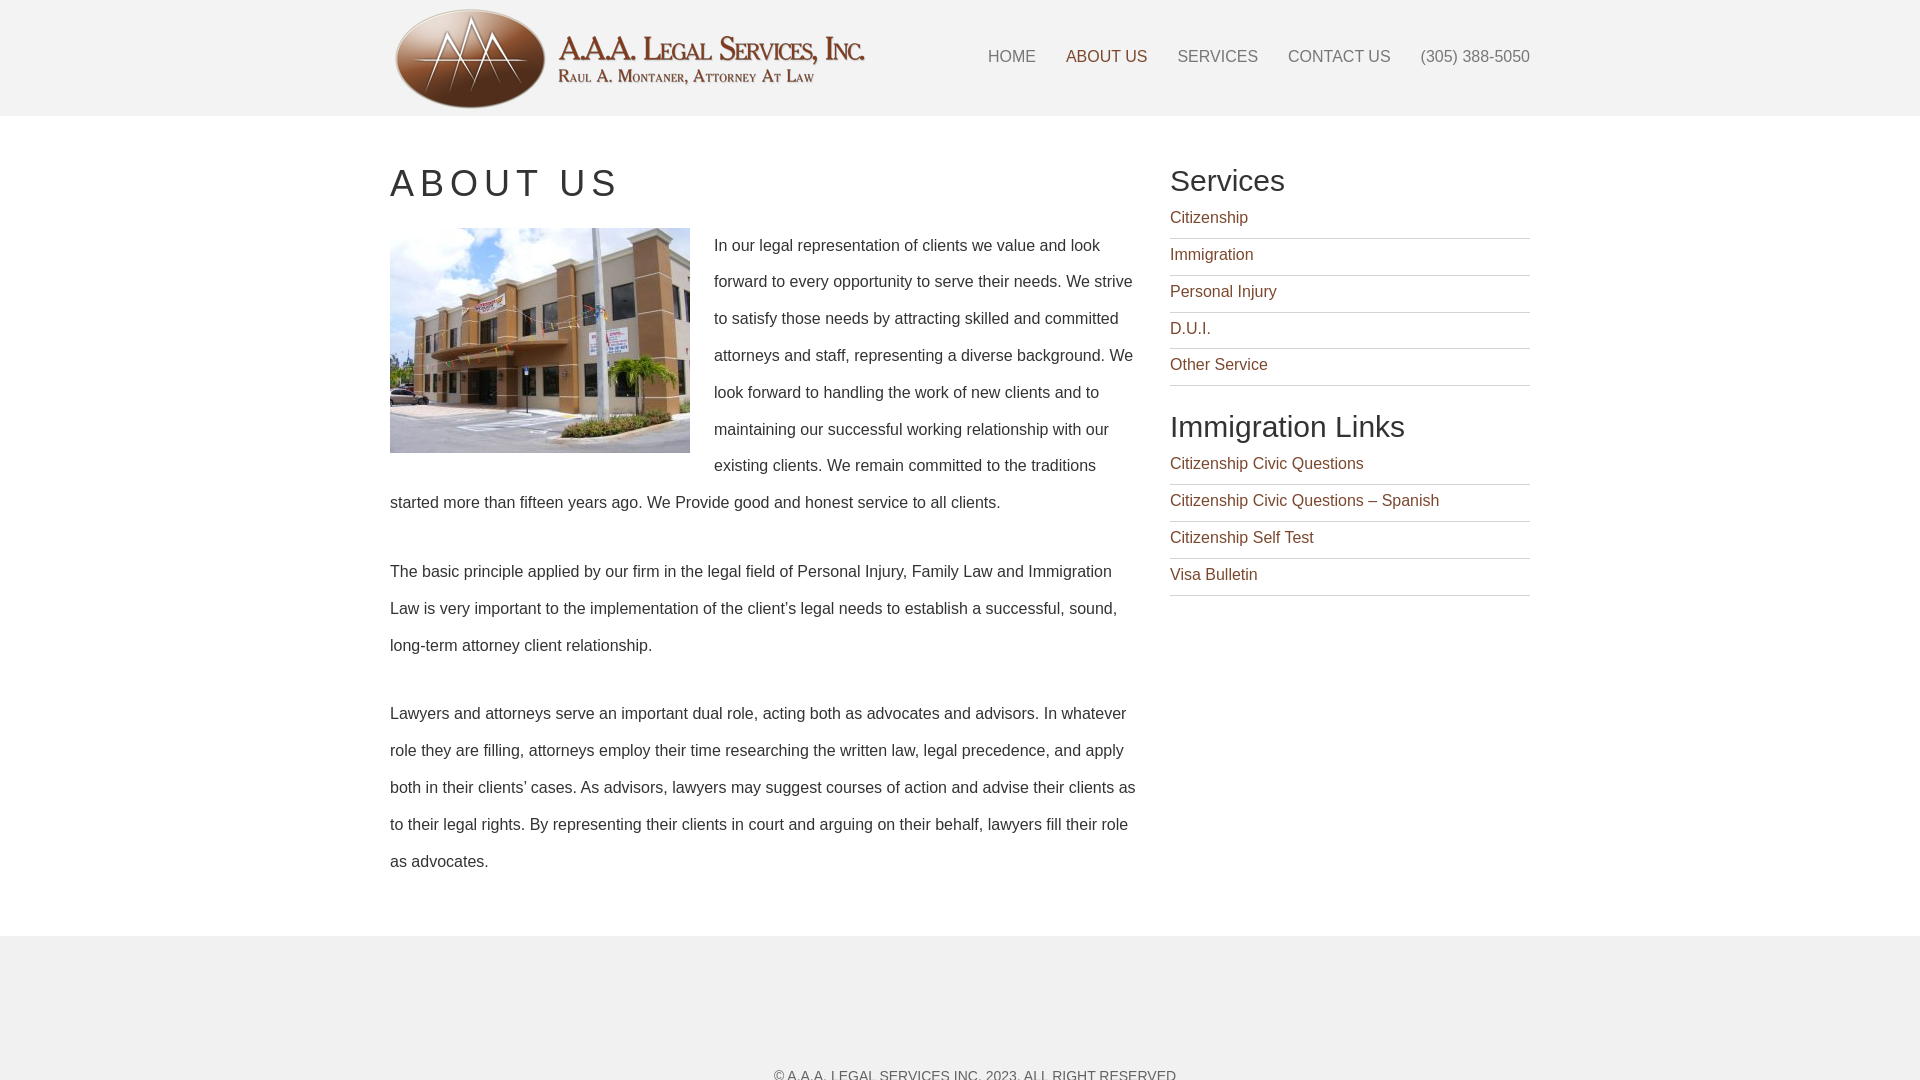 The image size is (1920, 1080). I want to click on 'CONTACT US', so click(1339, 56).